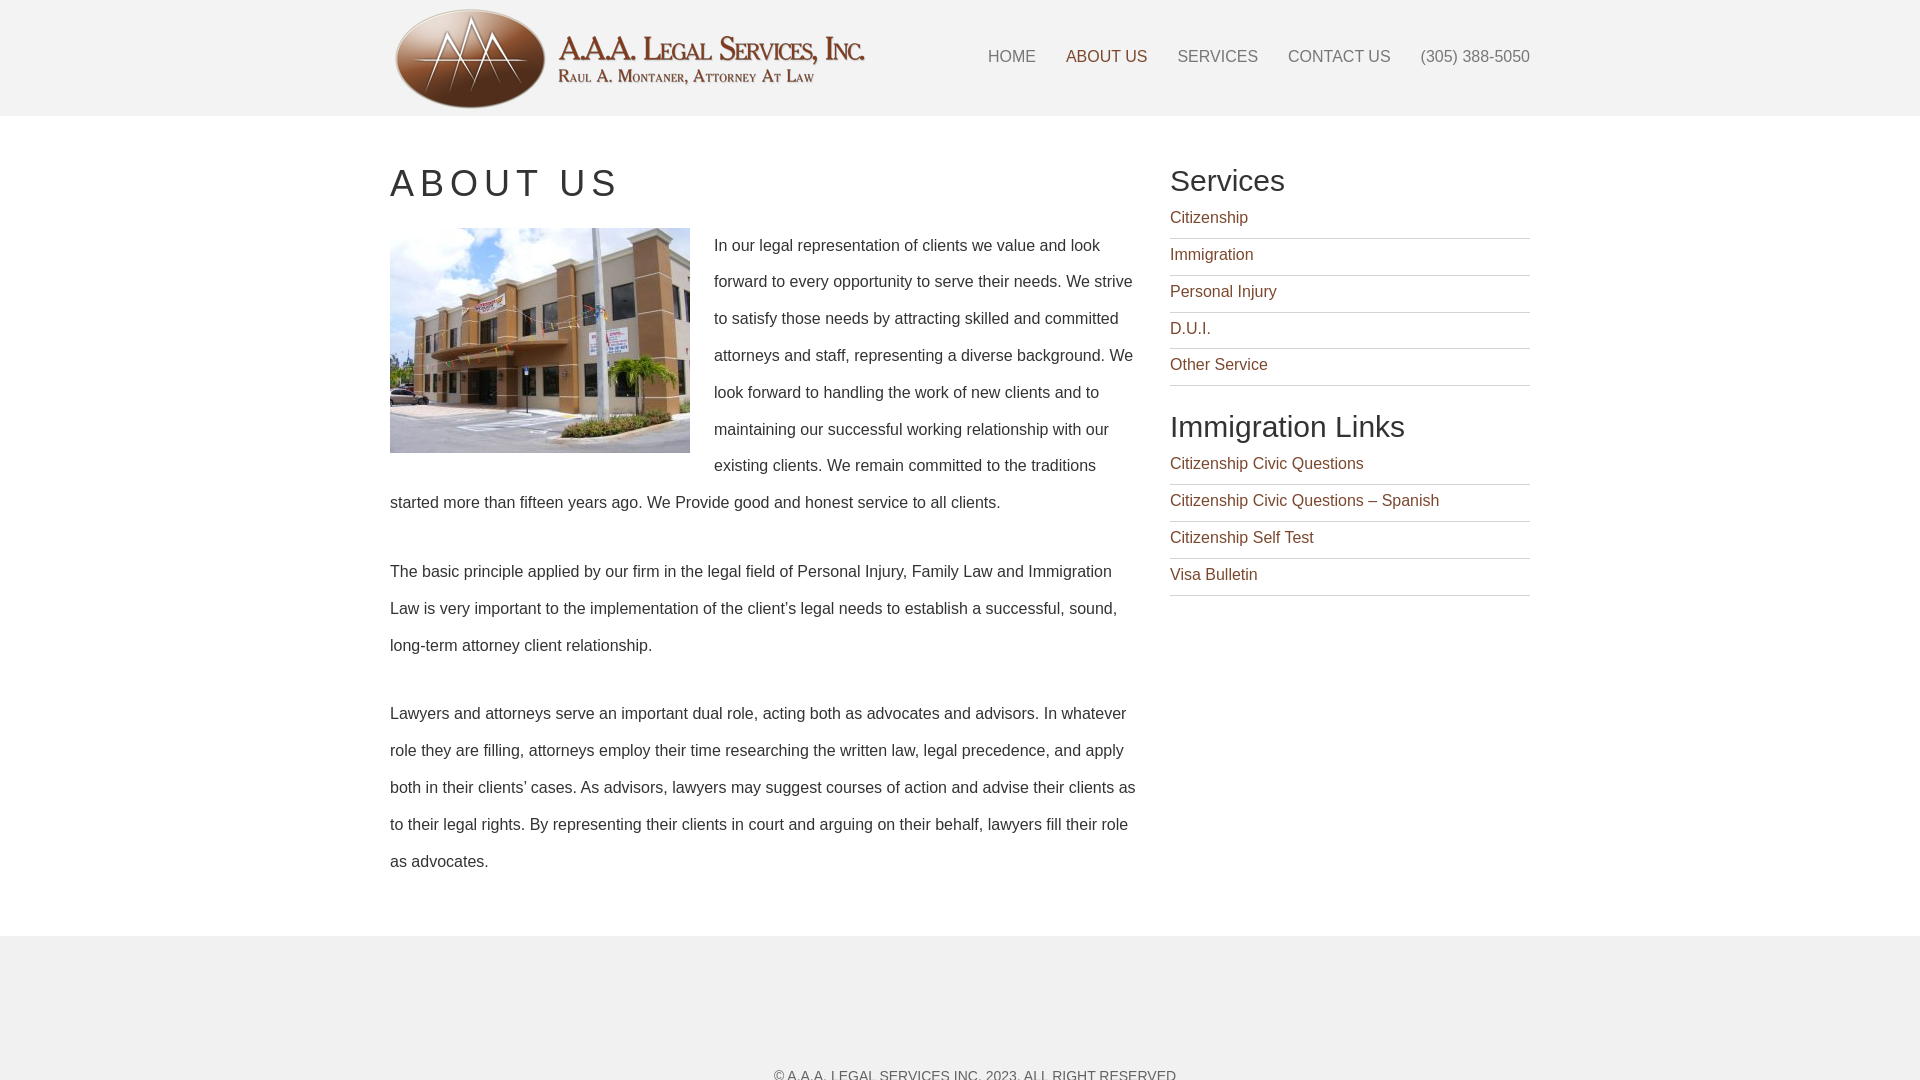 The image size is (1920, 1080). I want to click on 'CONTACT US', so click(1339, 56).